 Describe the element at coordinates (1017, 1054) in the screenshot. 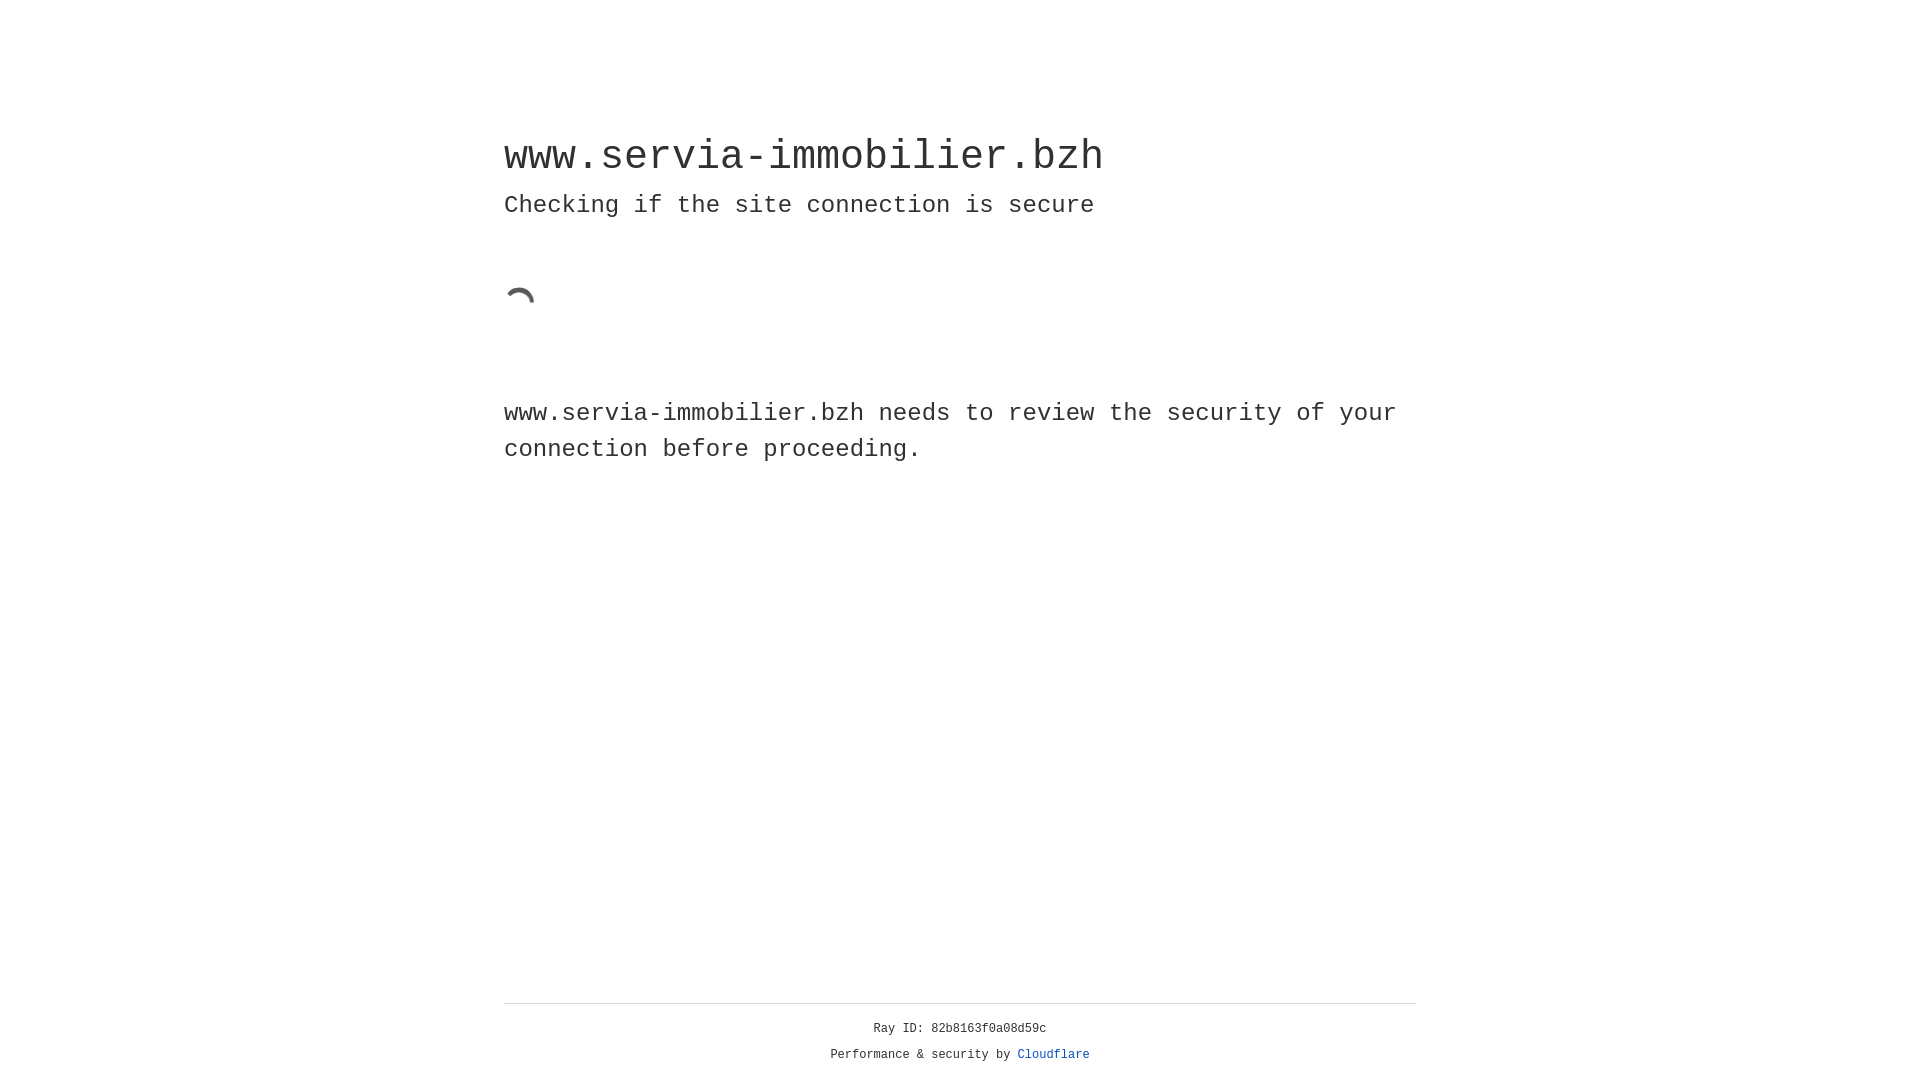

I see `'Cloudflare'` at that location.